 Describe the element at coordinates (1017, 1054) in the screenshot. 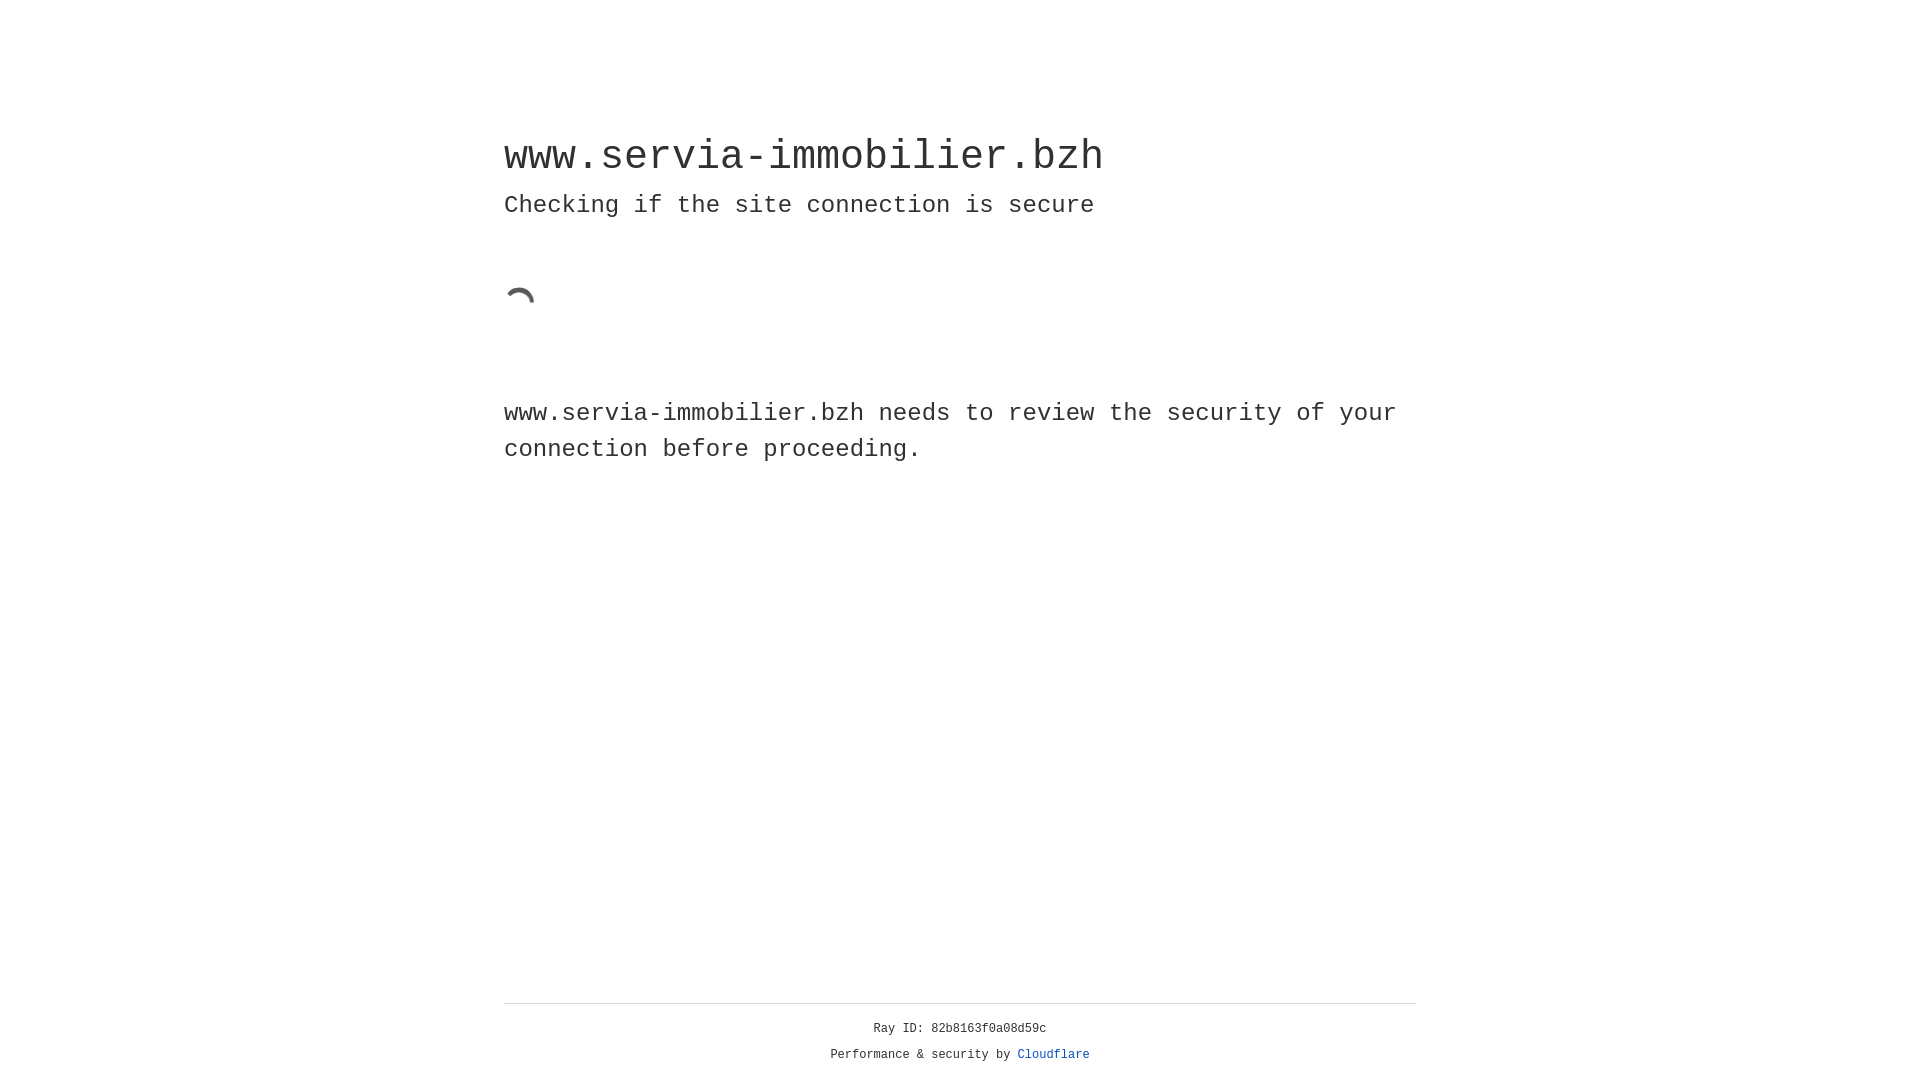

I see `'Cloudflare'` at that location.